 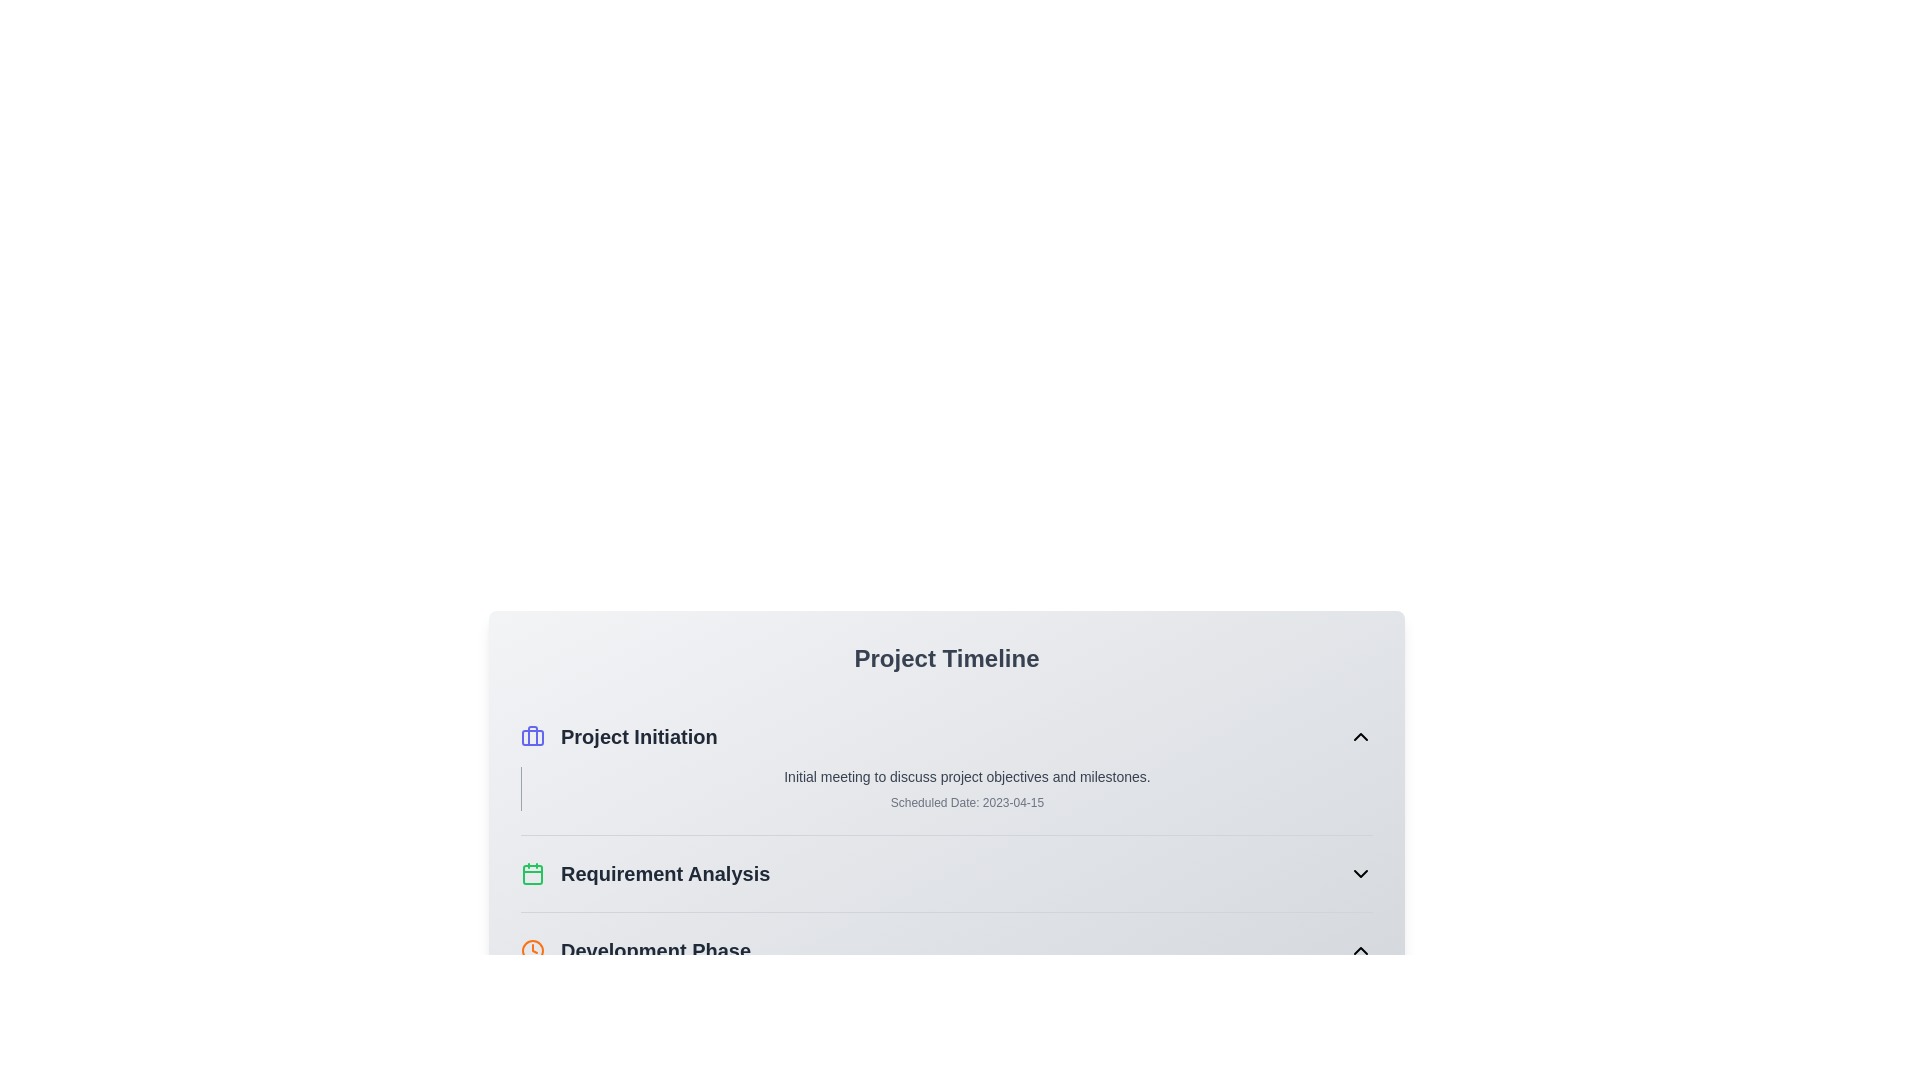 What do you see at coordinates (945, 950) in the screenshot?
I see `the Collapsible Header for the 'Development Phase'` at bounding box center [945, 950].